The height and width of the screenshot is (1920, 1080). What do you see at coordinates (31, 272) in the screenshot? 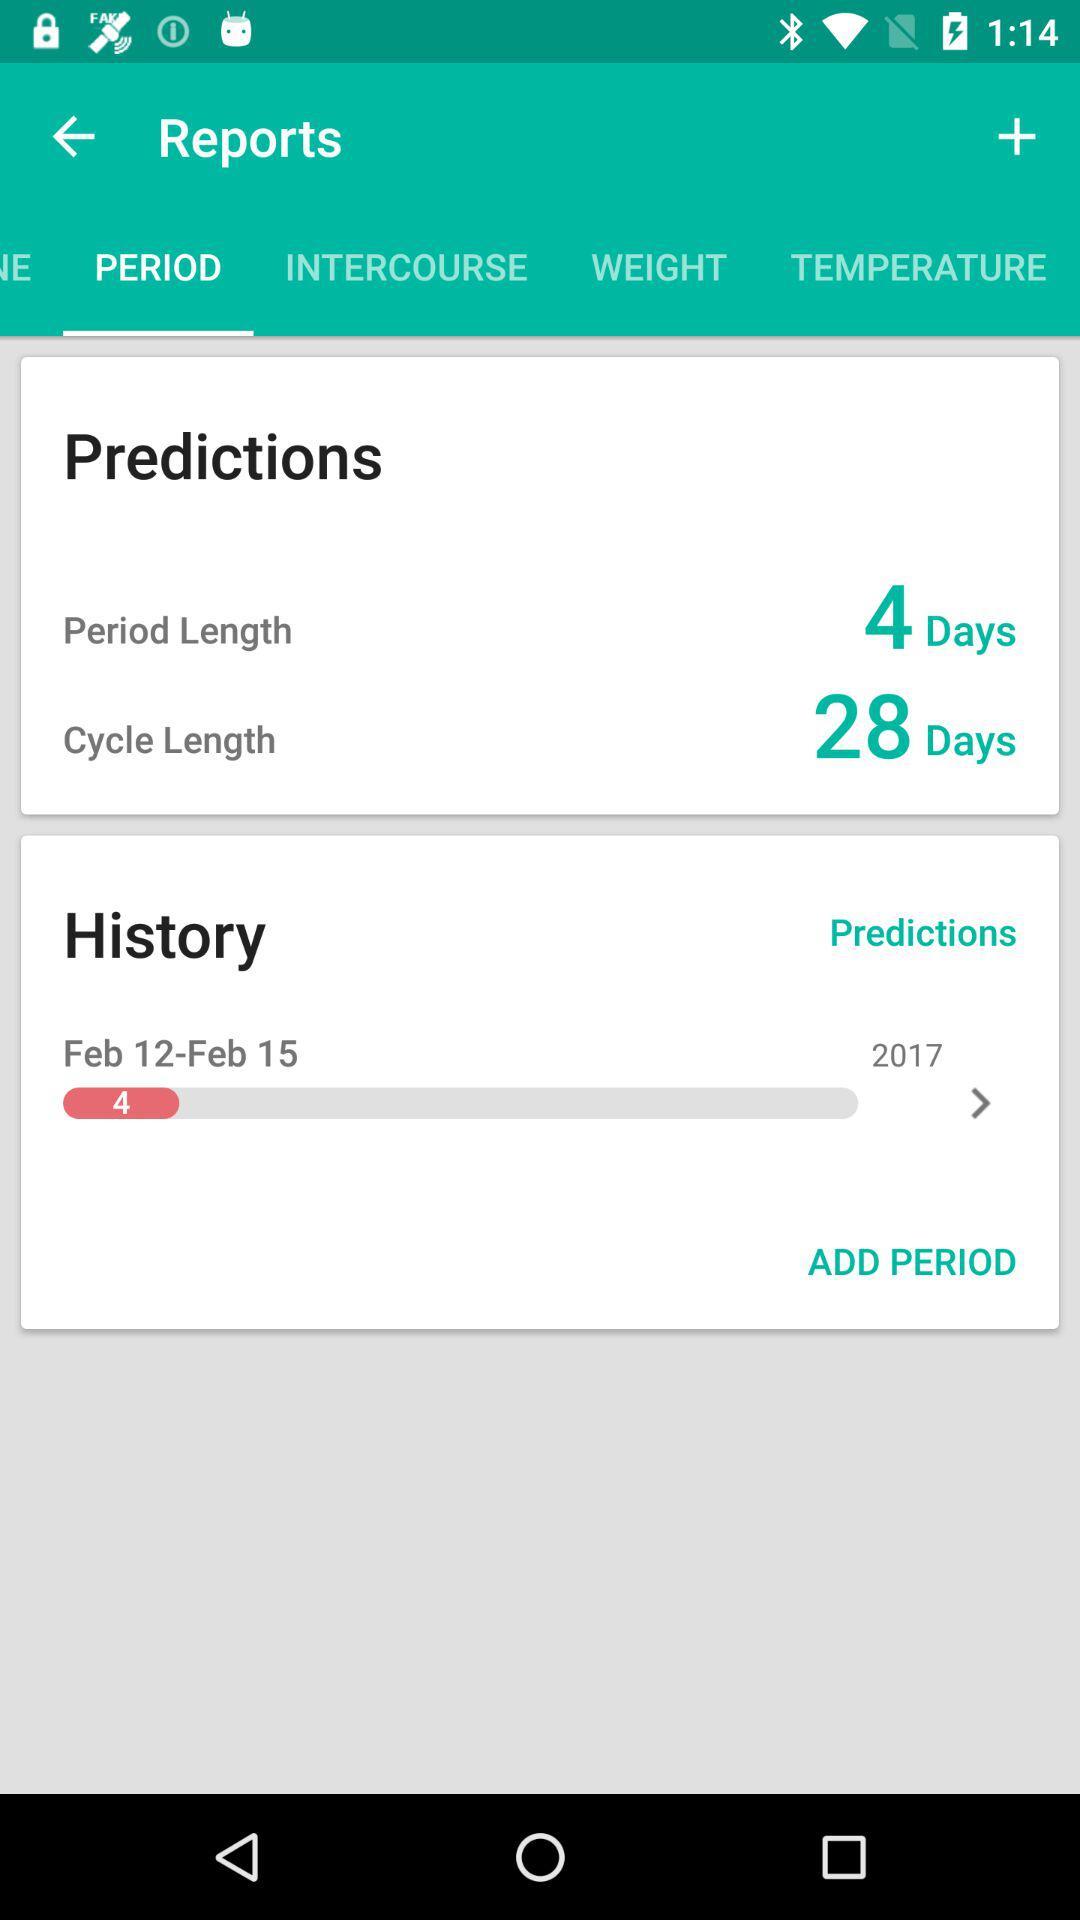
I see `the icon next to period icon` at bounding box center [31, 272].